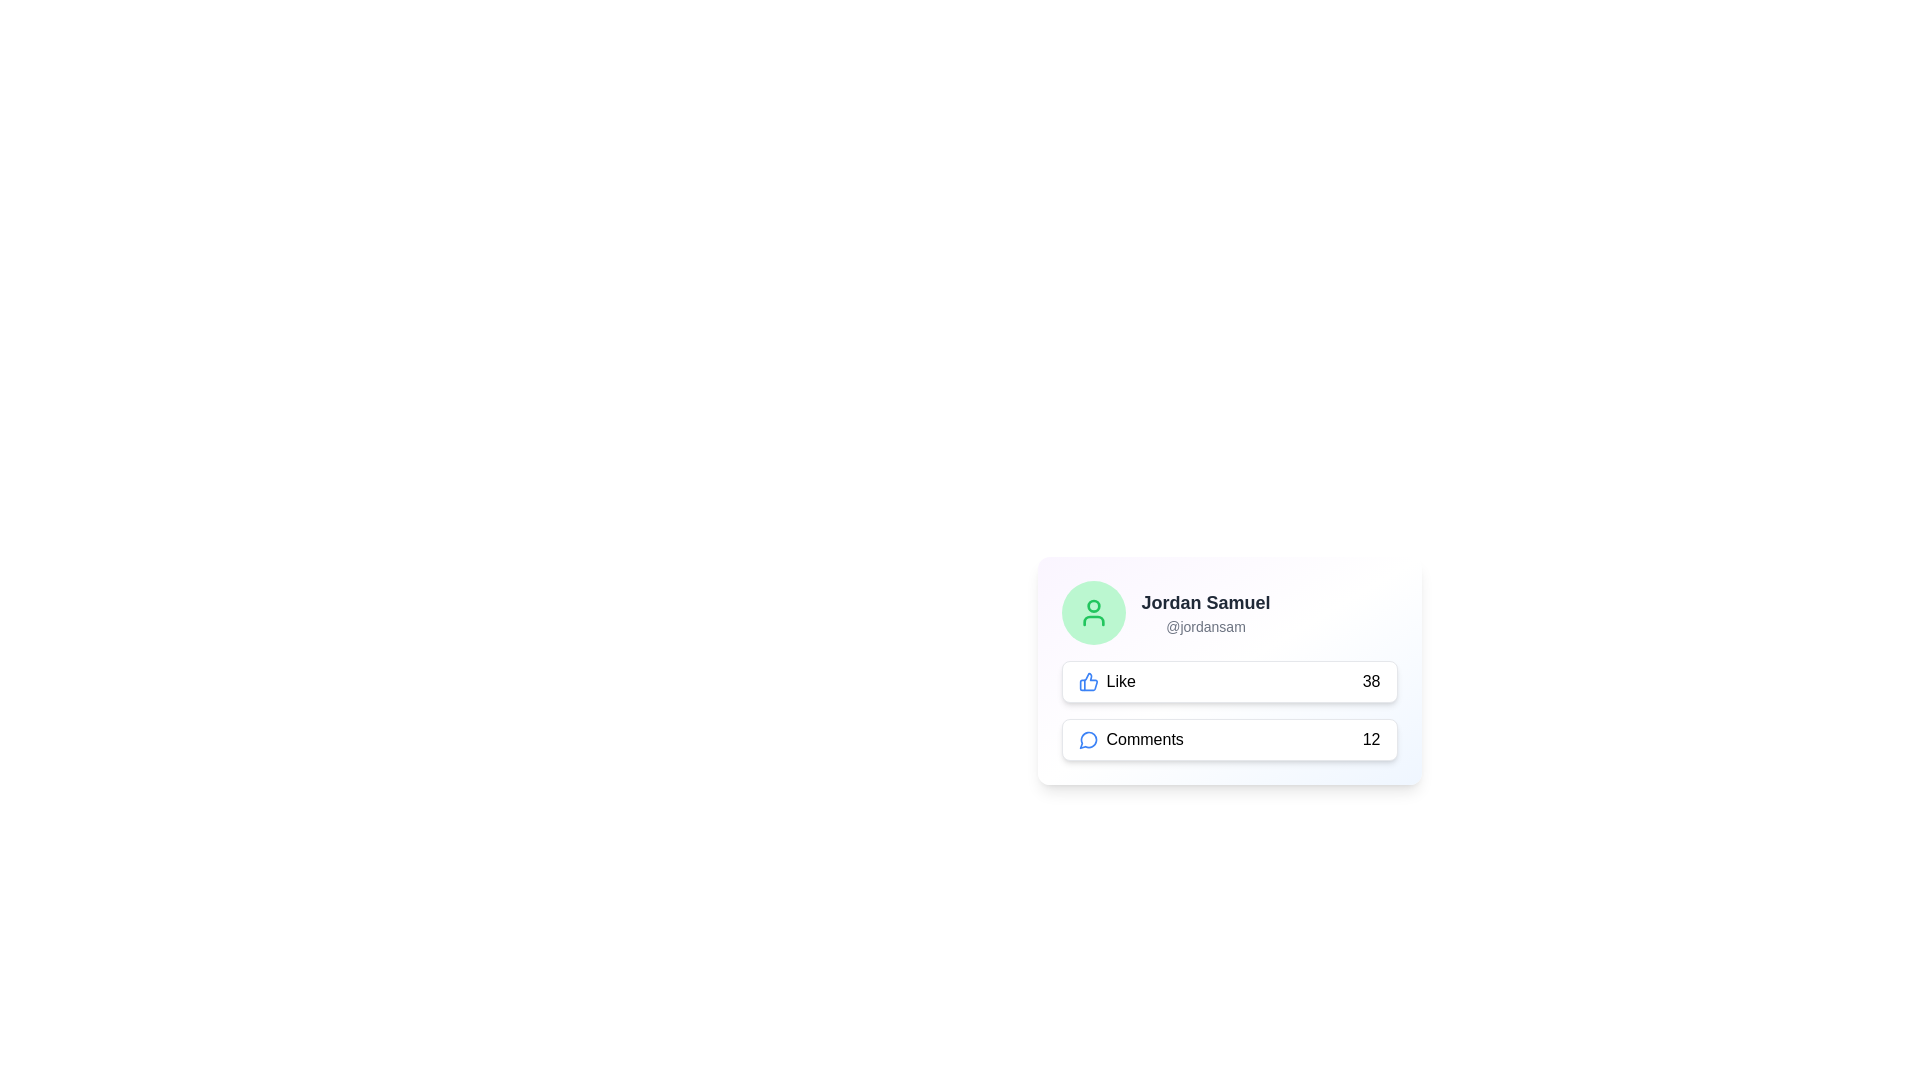 This screenshot has height=1080, width=1920. I want to click on the 'Comments' button located below the 'Like' button in the user profile section, so click(1228, 740).